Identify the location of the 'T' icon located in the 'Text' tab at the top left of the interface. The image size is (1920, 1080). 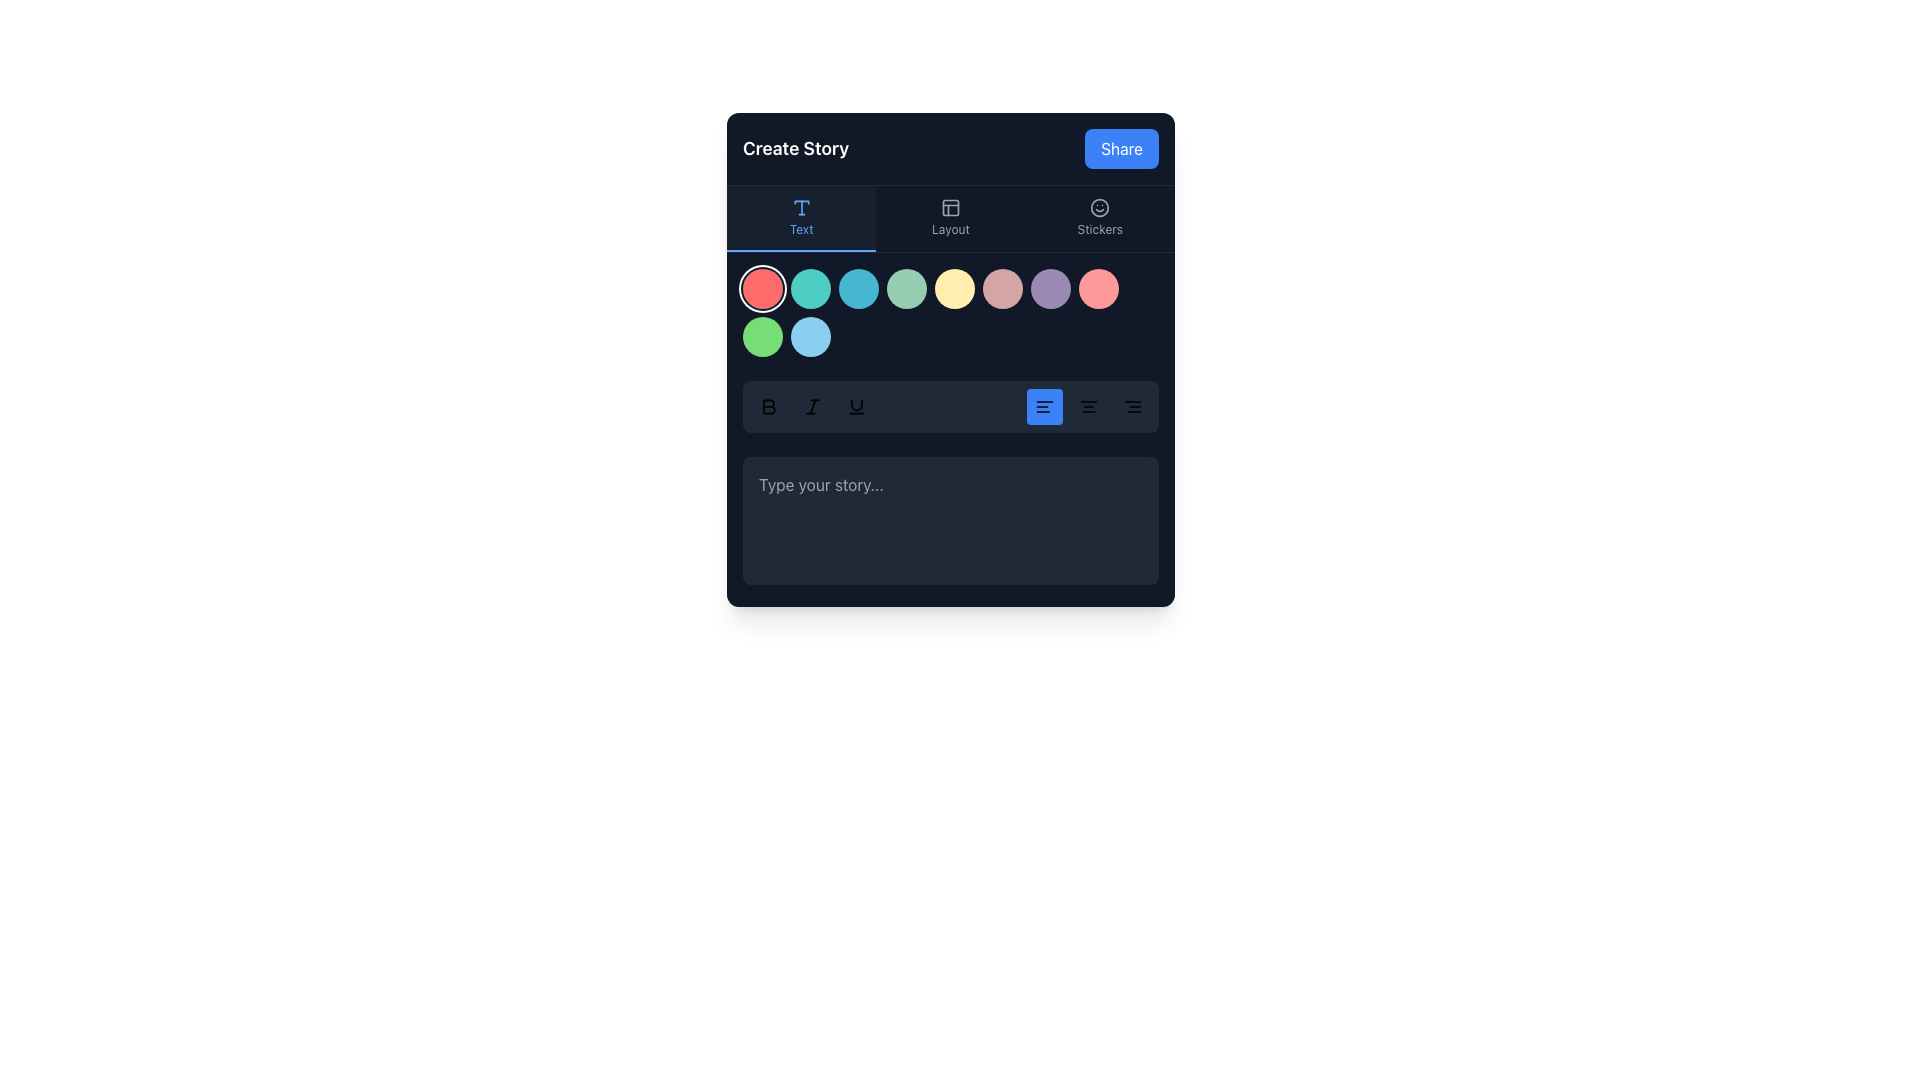
(801, 208).